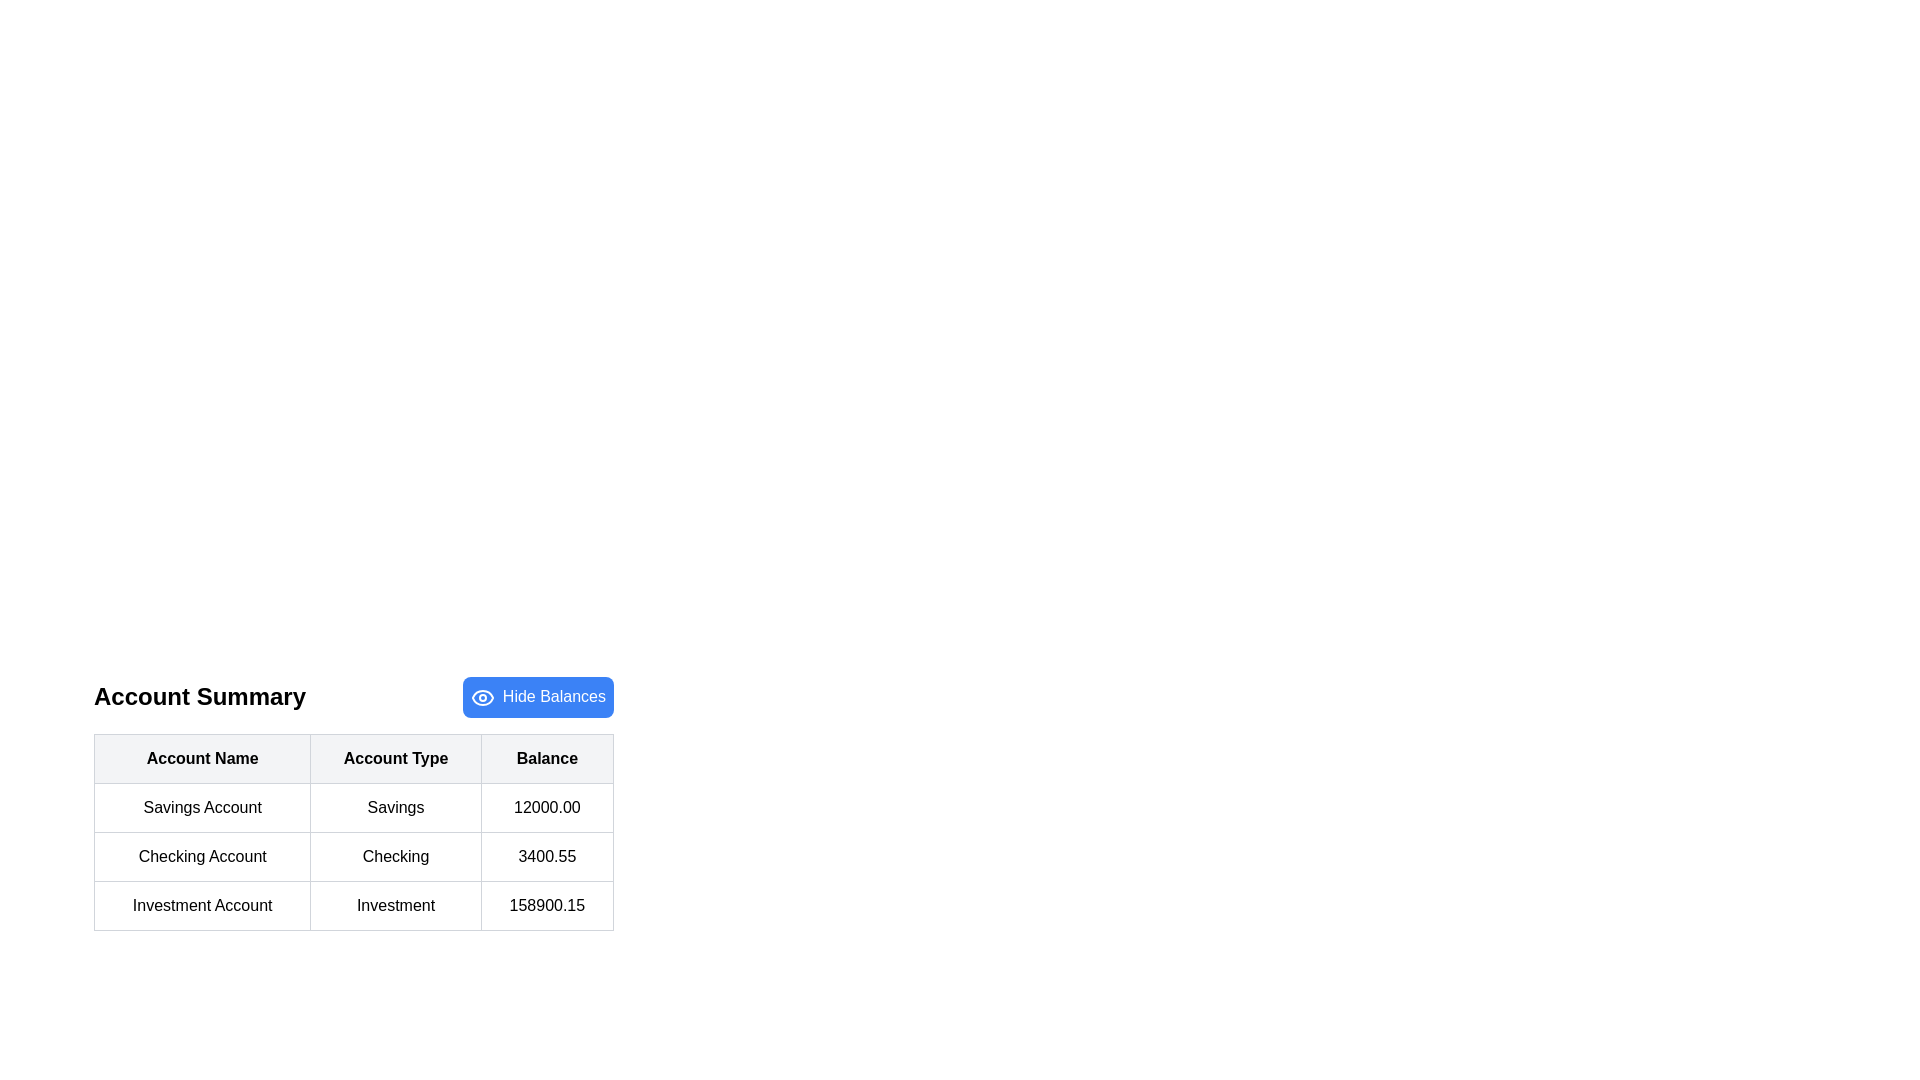  What do you see at coordinates (538, 696) in the screenshot?
I see `the button located in the 'Account Summary' section` at bounding box center [538, 696].